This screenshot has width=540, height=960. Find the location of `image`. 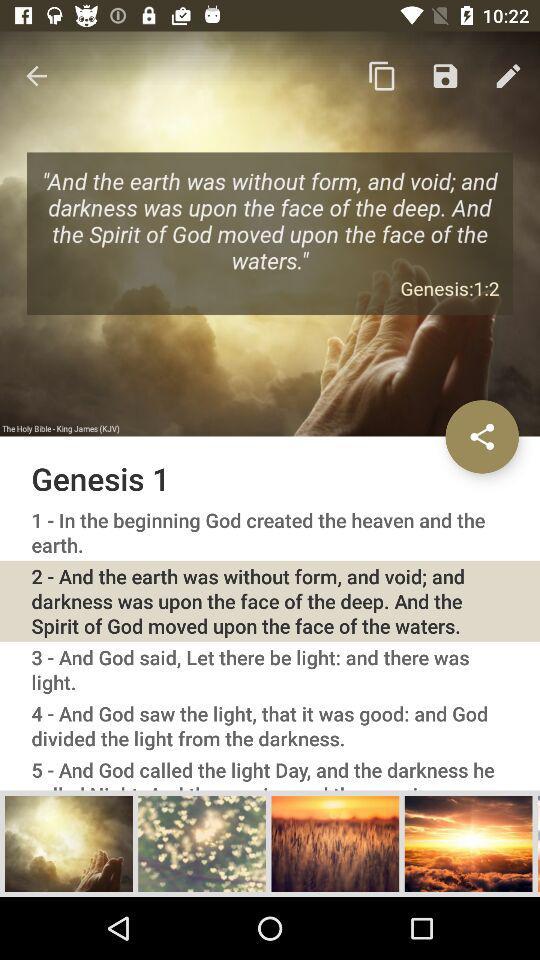

image is located at coordinates (68, 842).